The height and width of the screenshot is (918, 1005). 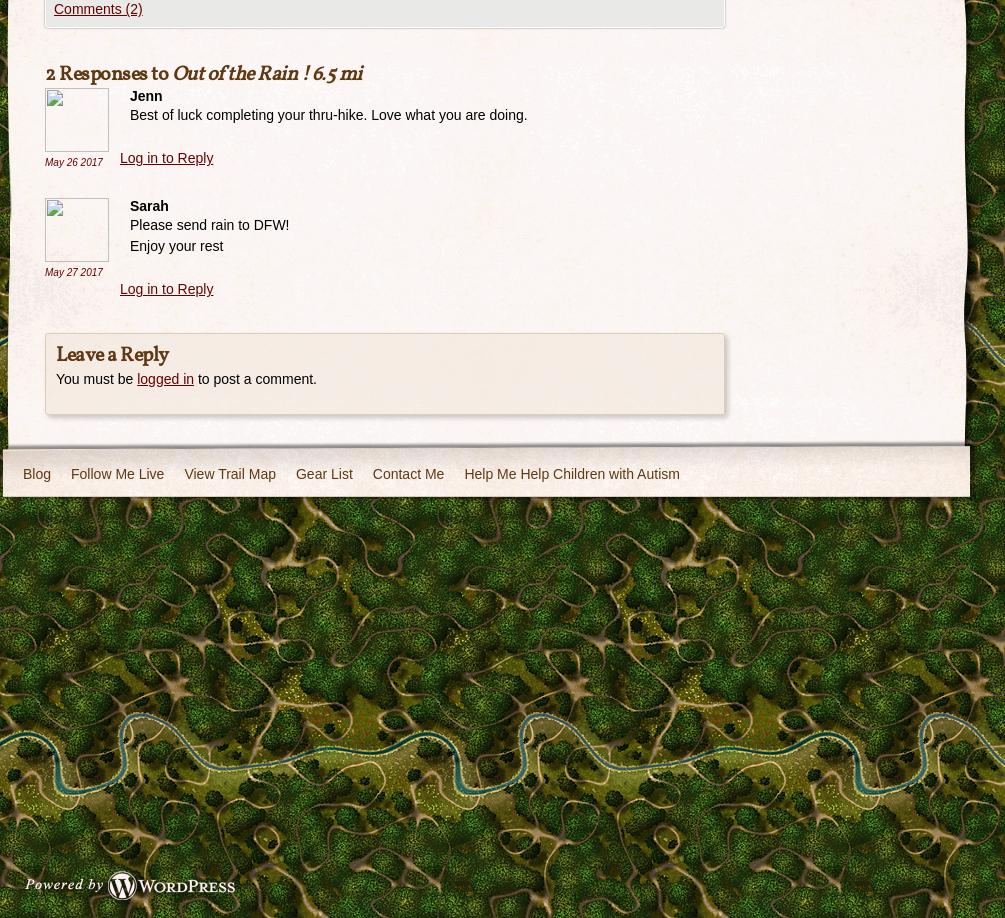 What do you see at coordinates (62, 161) in the screenshot?
I see `'May 26'` at bounding box center [62, 161].